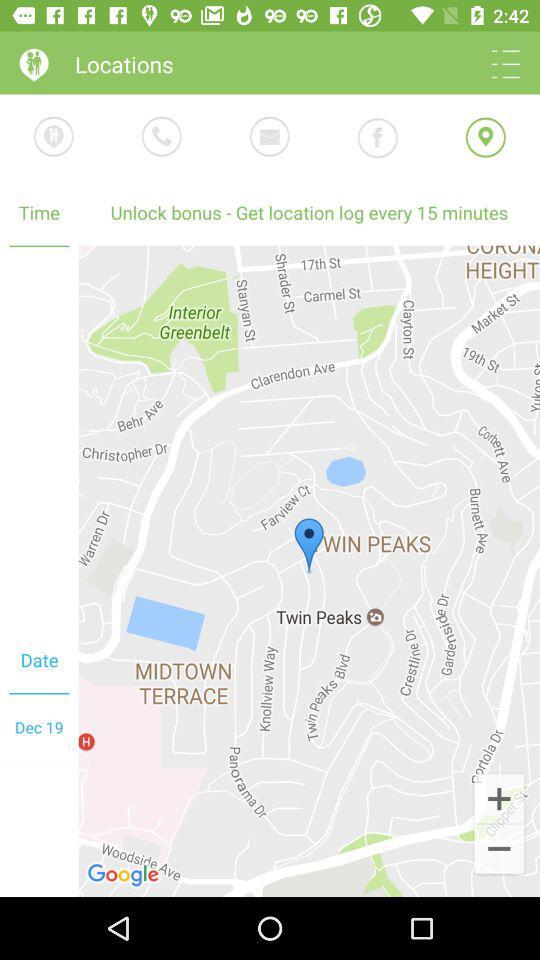 The width and height of the screenshot is (540, 960). What do you see at coordinates (39, 437) in the screenshot?
I see `icon to the left of unlock bonus get` at bounding box center [39, 437].